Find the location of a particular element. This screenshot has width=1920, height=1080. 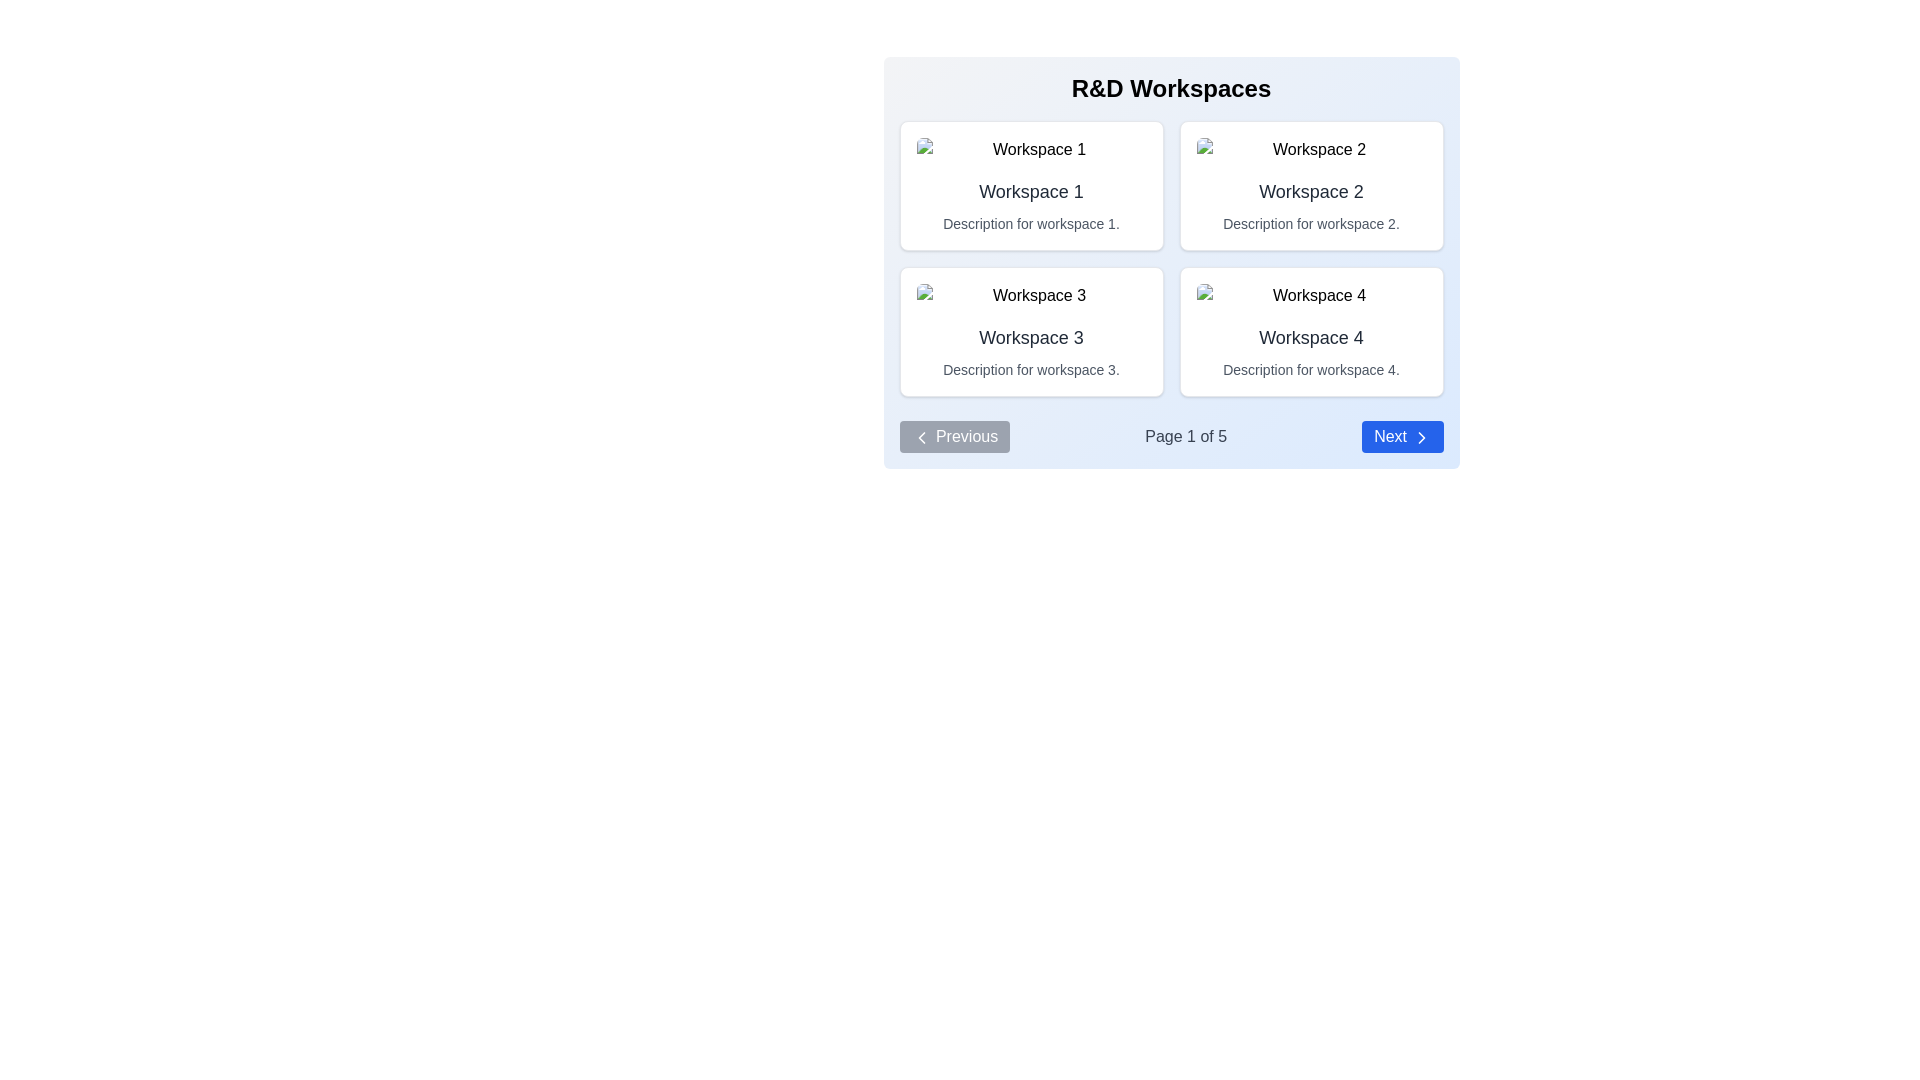

the rightward chevron icon in the 'Next' button located at the bottom right corner of the interface is located at coordinates (1420, 436).